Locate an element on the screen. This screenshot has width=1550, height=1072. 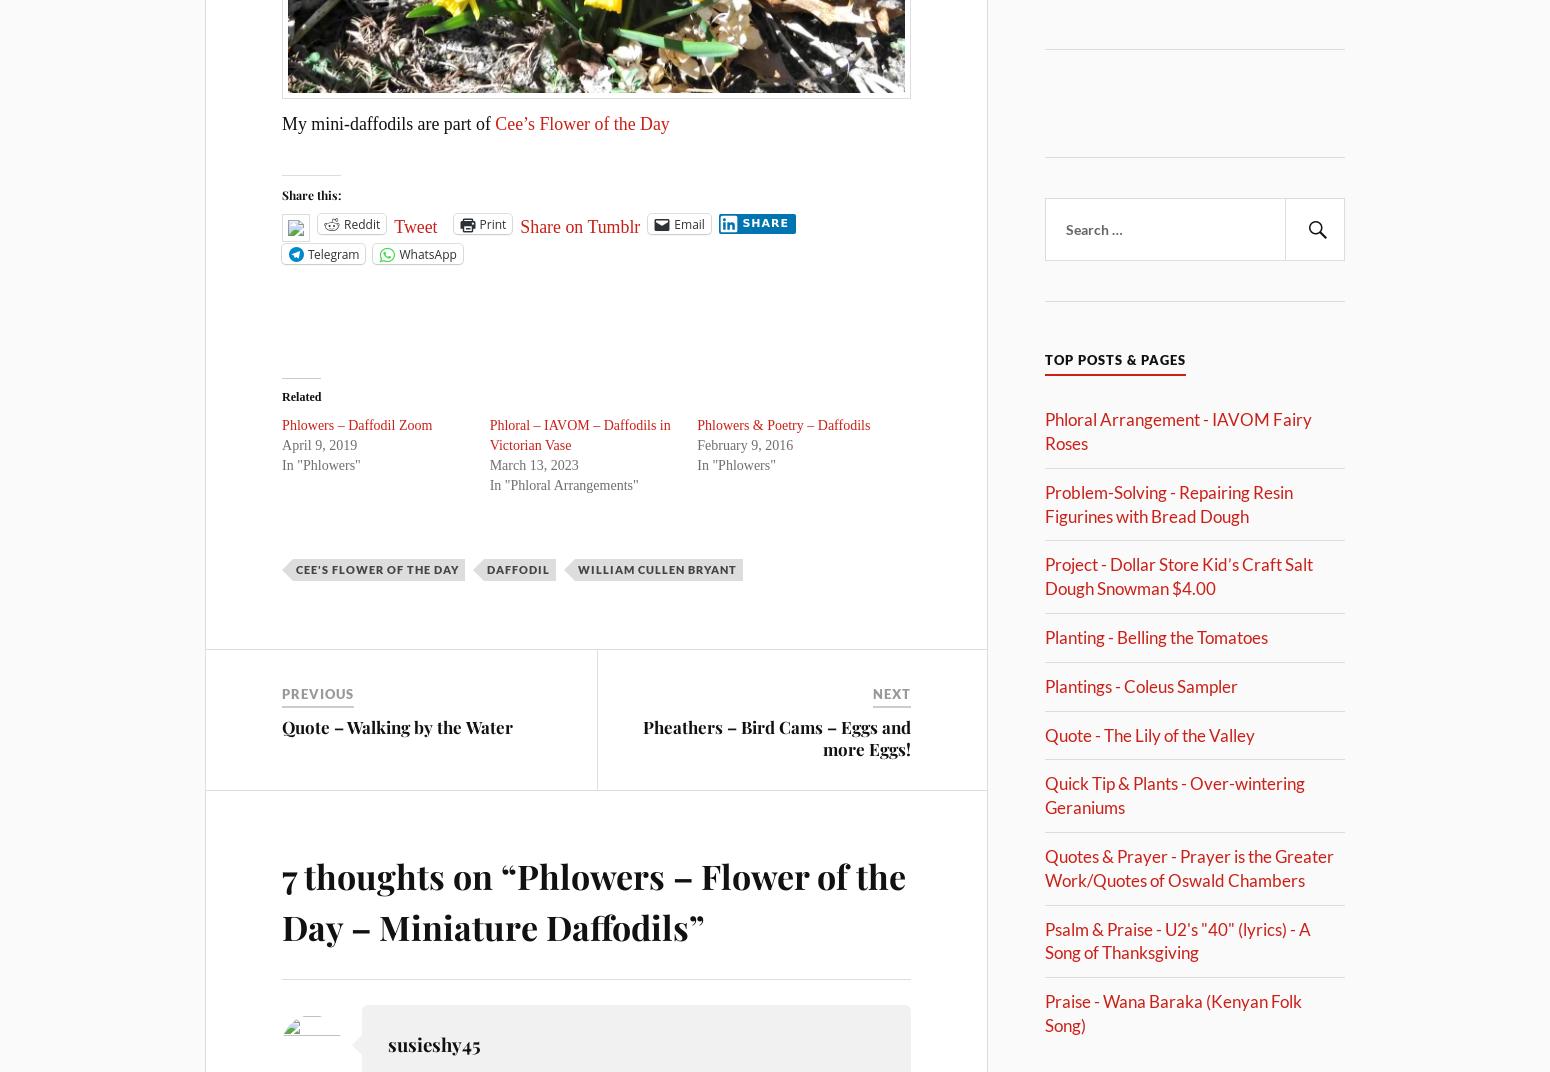
'Quick Tip & Plants - Over-wintering Geraniums' is located at coordinates (1175, 795).